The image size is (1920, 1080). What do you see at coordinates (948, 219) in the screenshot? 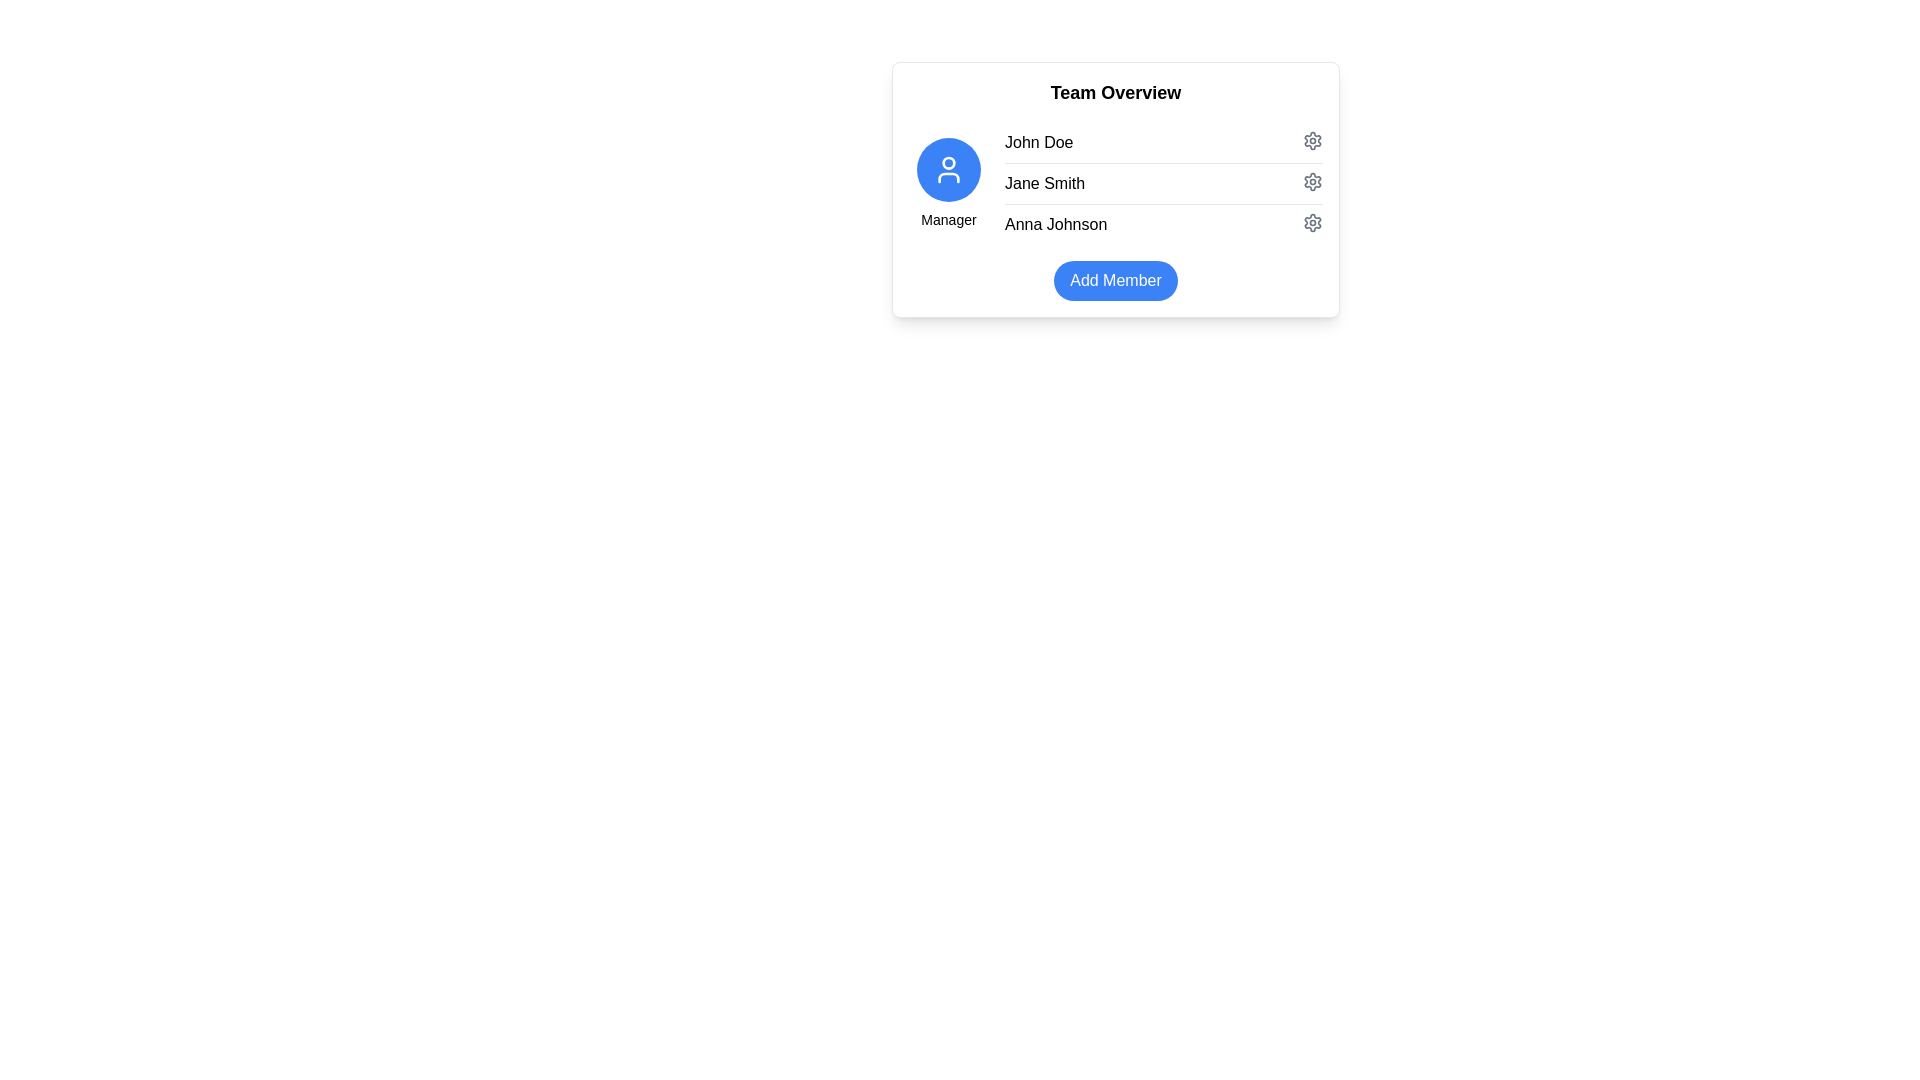
I see `the 'Manager' text label located under the circular blue user icon in the 'Team Overview' card` at bounding box center [948, 219].